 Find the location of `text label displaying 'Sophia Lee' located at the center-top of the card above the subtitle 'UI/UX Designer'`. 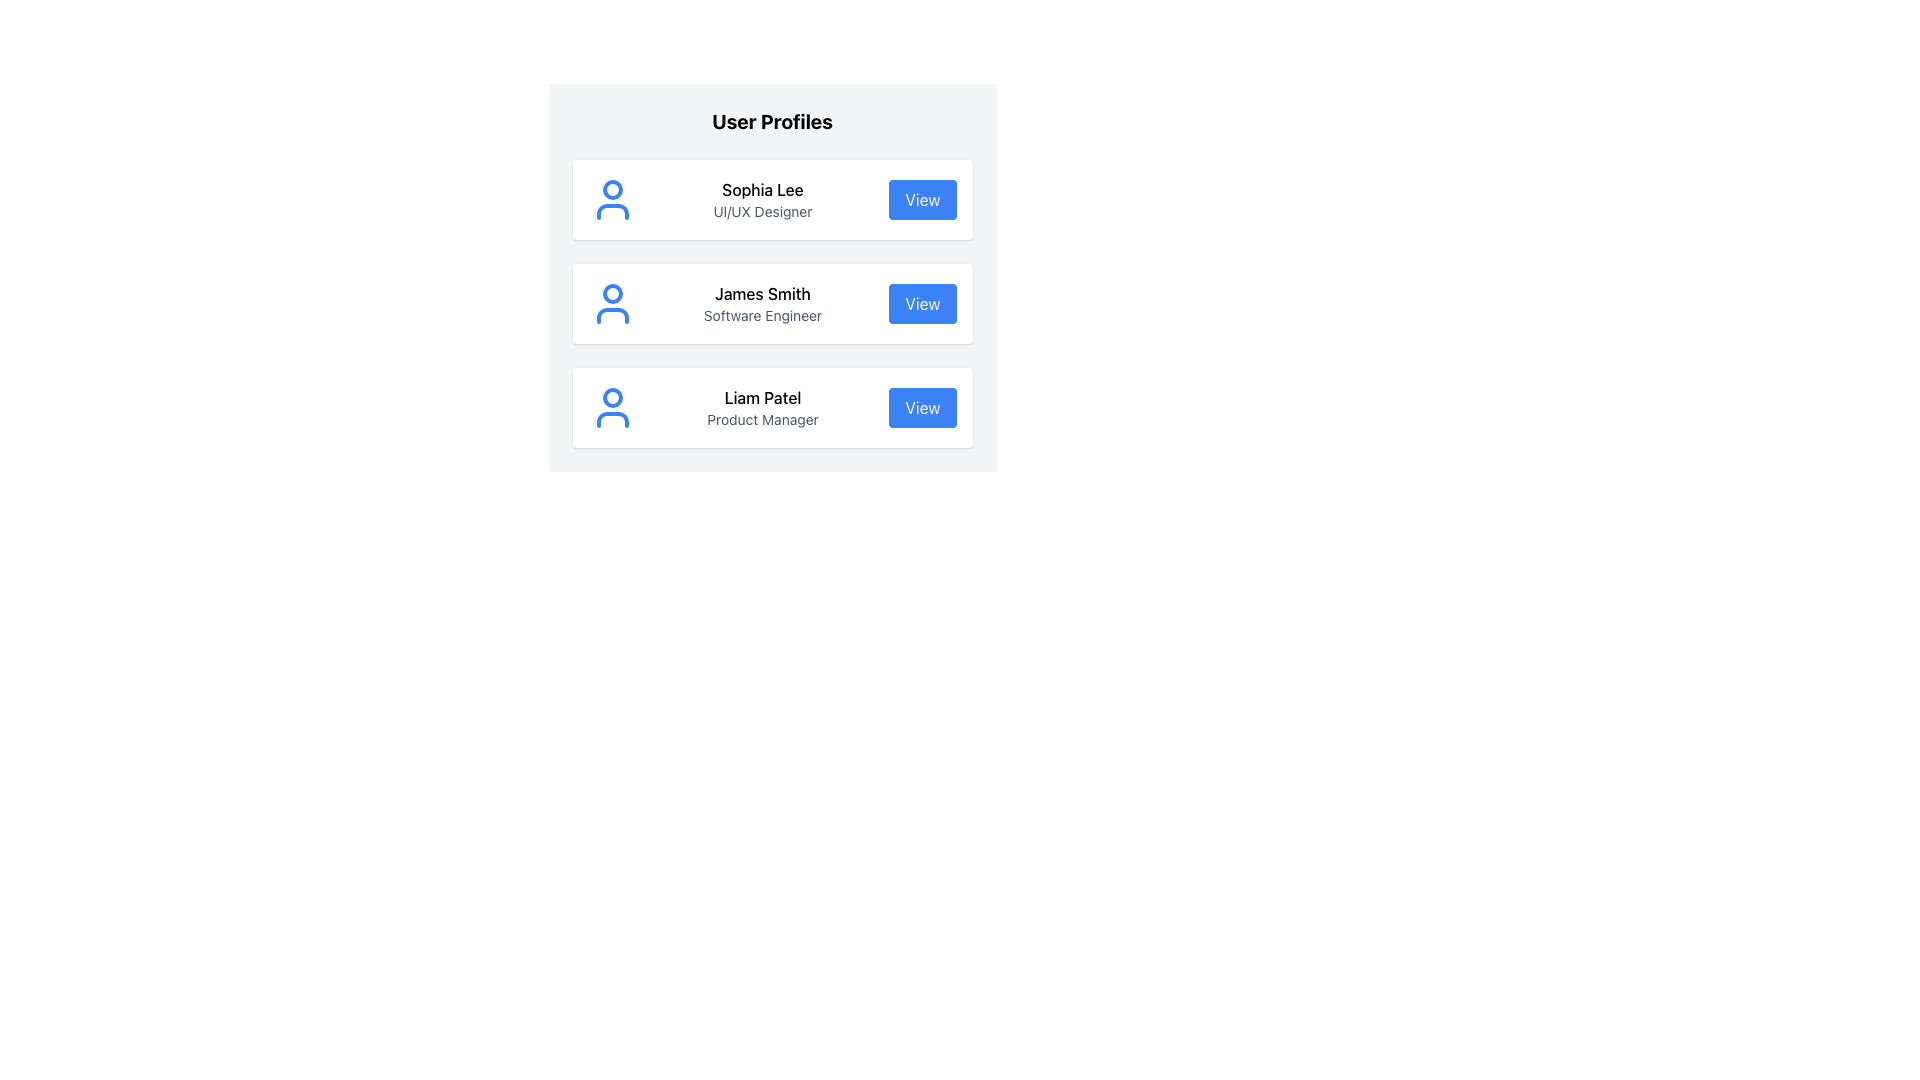

text label displaying 'Sophia Lee' located at the center-top of the card above the subtitle 'UI/UX Designer' is located at coordinates (762, 189).